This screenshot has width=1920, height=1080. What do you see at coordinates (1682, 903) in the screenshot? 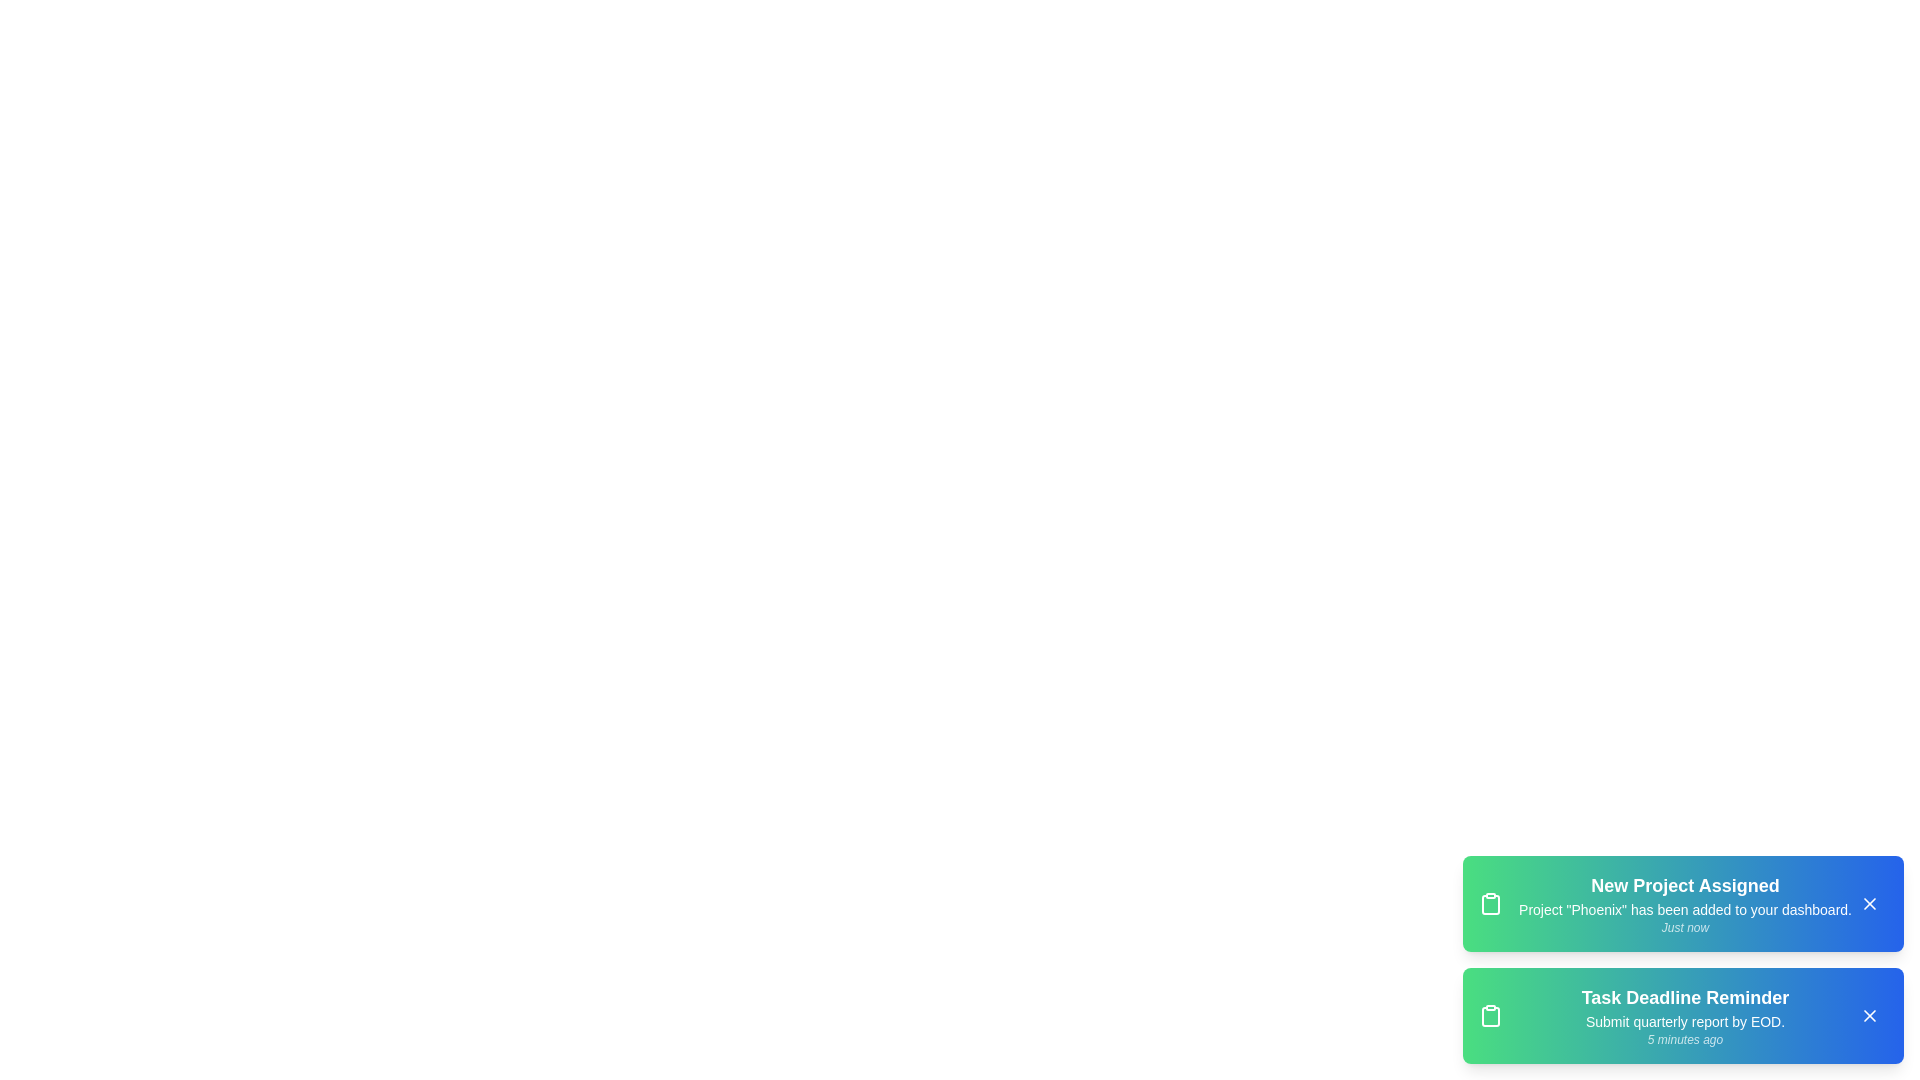
I see `the notification to view its details` at bounding box center [1682, 903].